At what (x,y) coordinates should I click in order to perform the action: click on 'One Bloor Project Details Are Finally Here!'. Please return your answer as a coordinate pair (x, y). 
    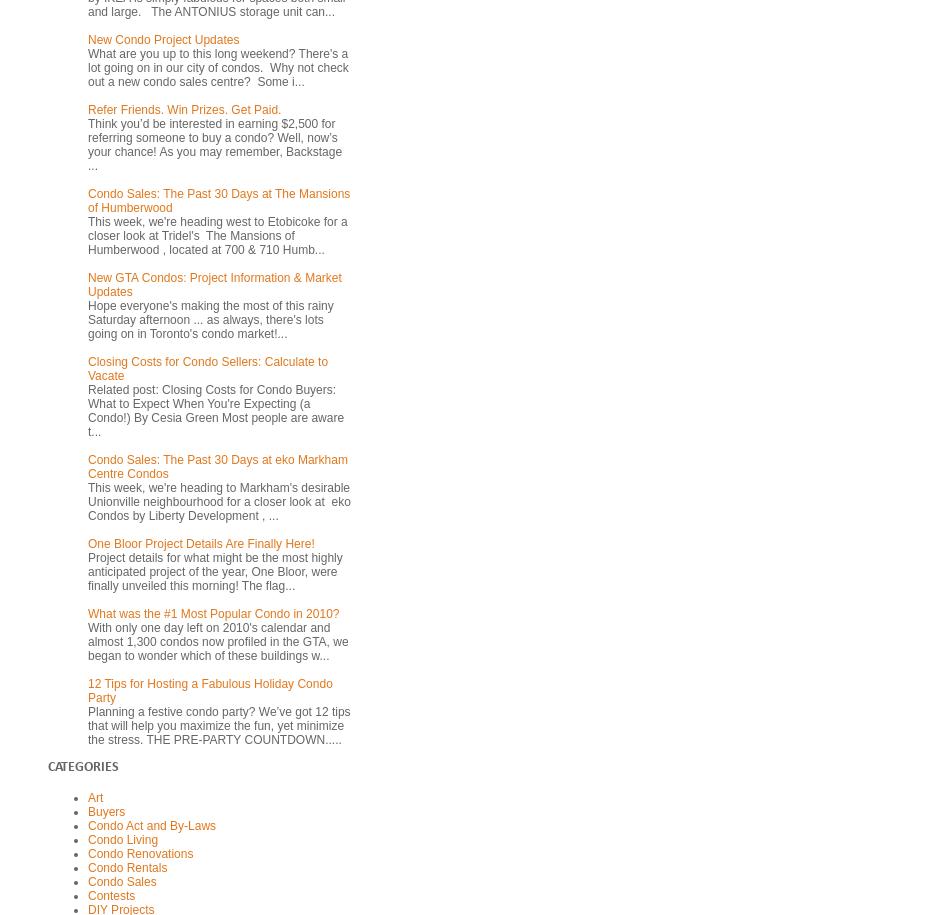
    Looking at the image, I should click on (87, 542).